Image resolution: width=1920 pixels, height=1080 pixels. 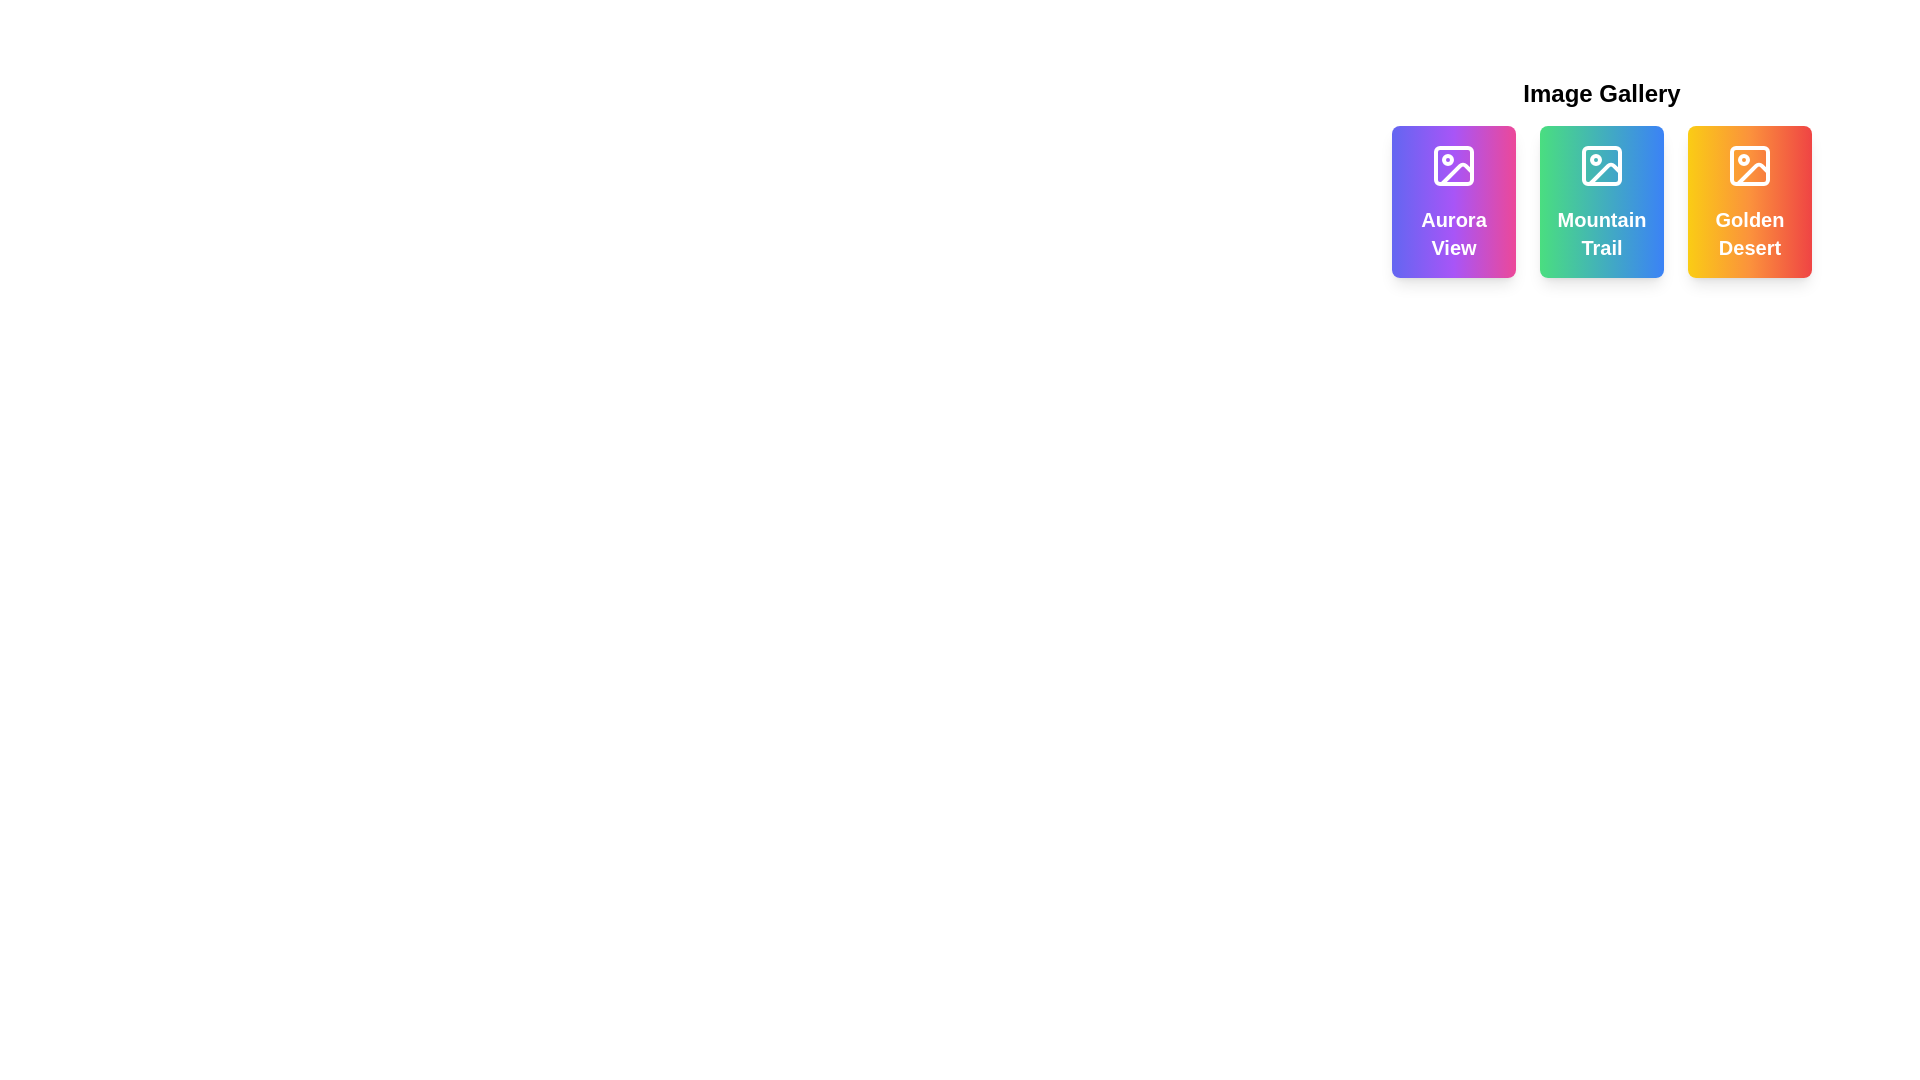 I want to click on the 'Mountain Trail' selectable card in the image gallery for accessibility actions, so click(x=1602, y=176).